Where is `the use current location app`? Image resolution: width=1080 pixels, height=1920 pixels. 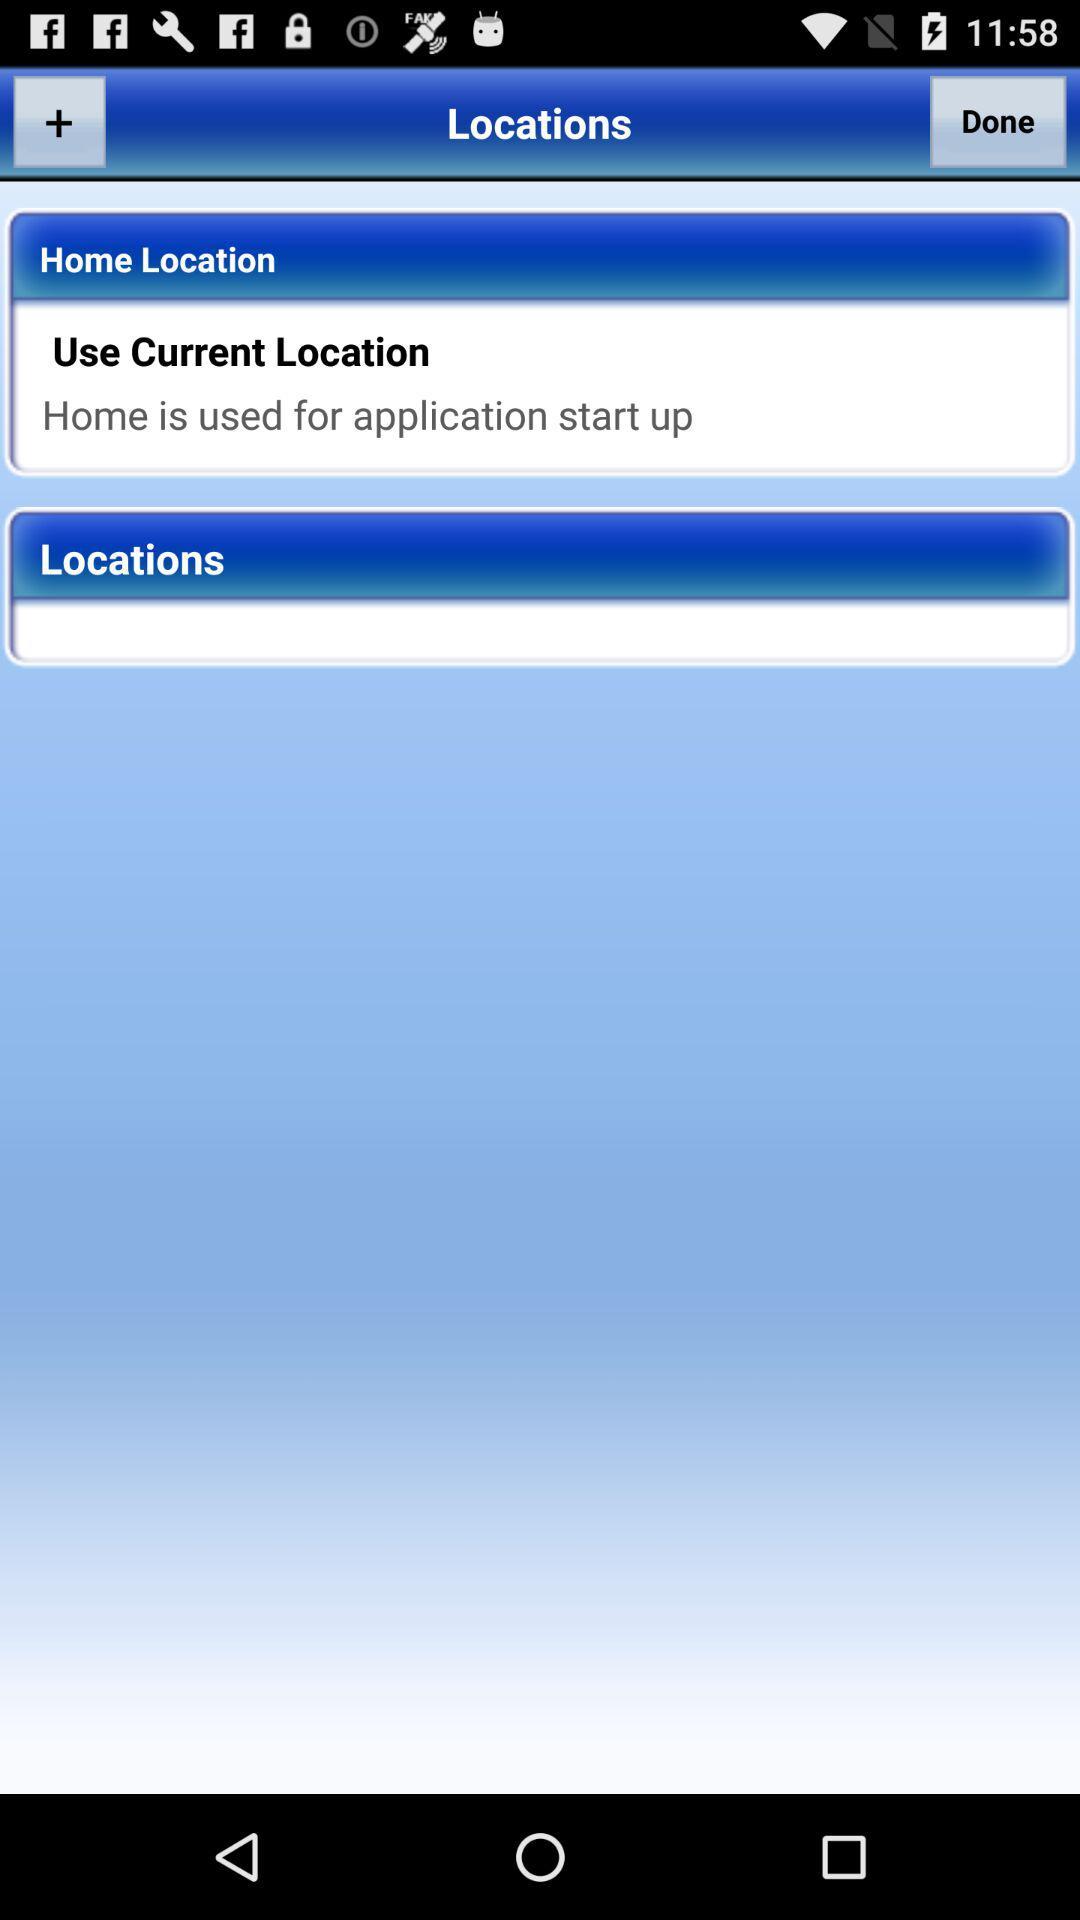 the use current location app is located at coordinates (553, 350).